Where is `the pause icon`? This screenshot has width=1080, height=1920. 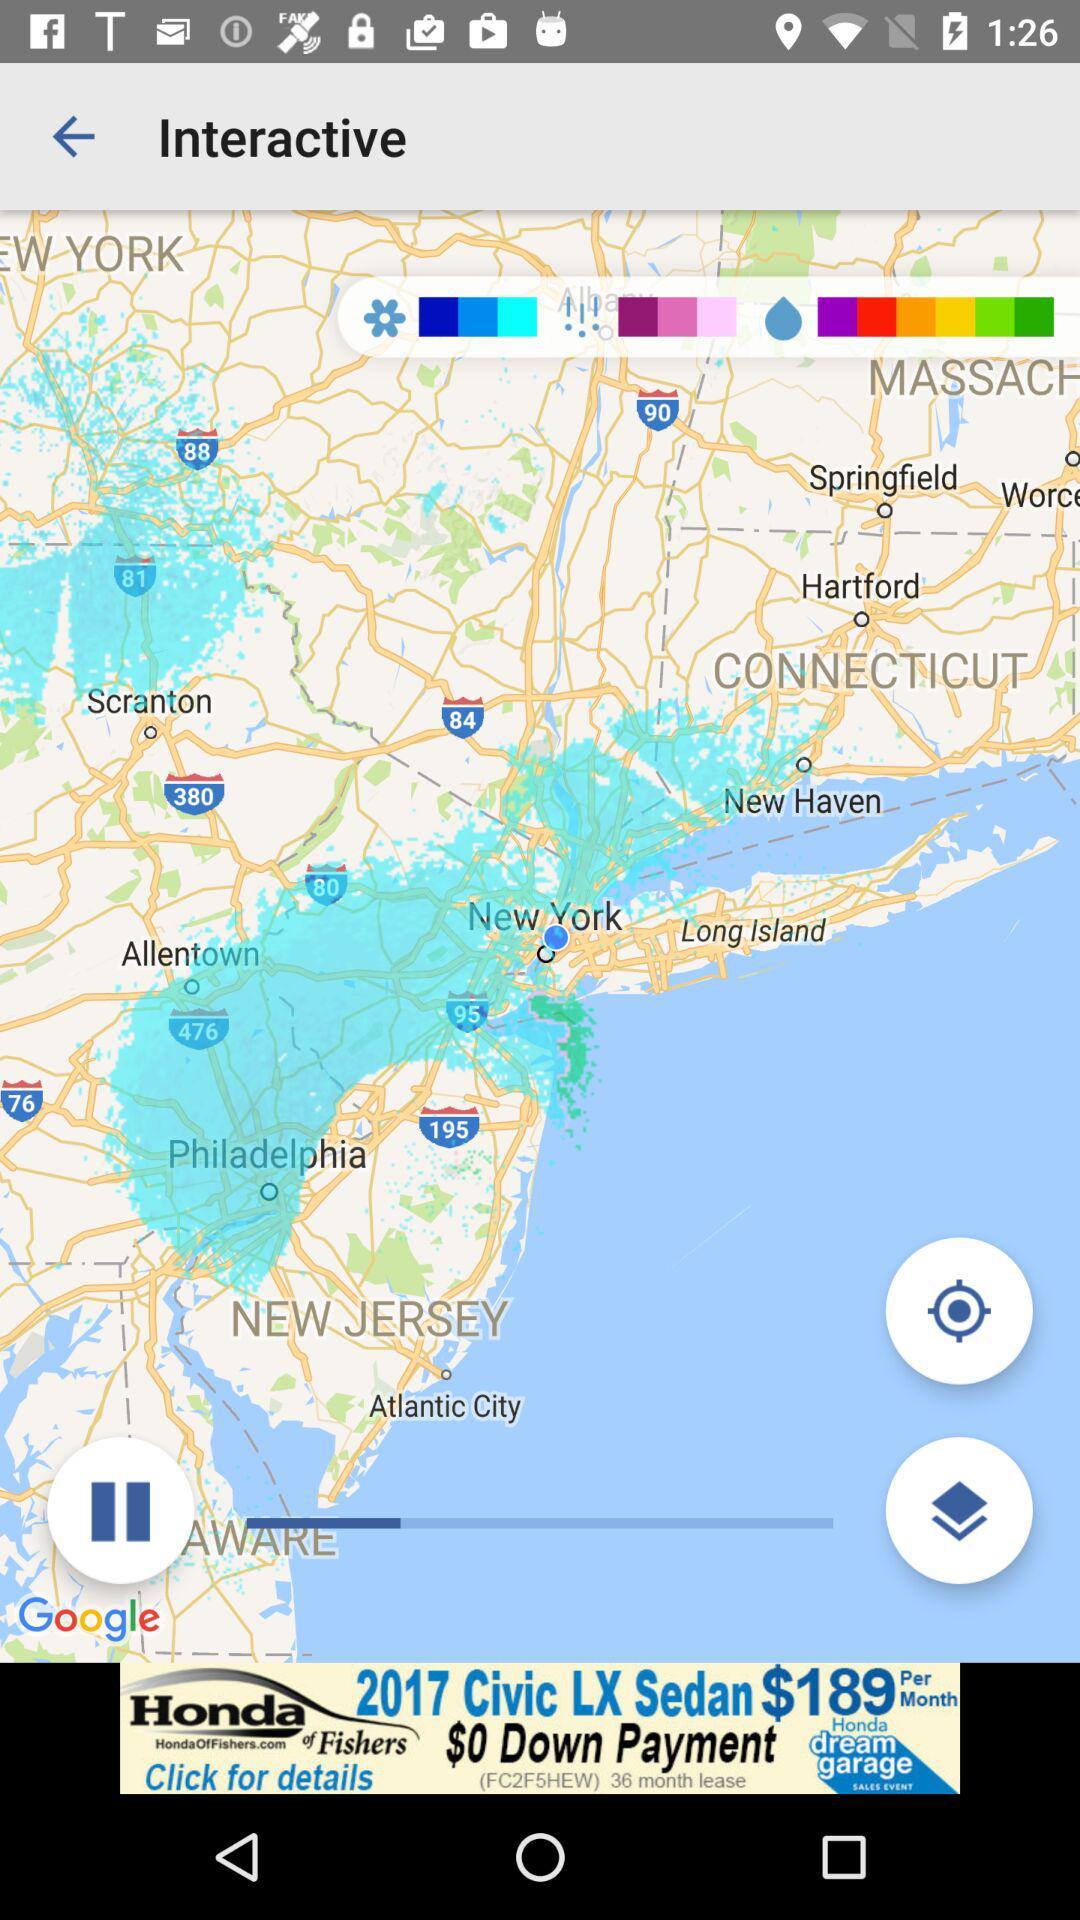 the pause icon is located at coordinates (120, 1510).